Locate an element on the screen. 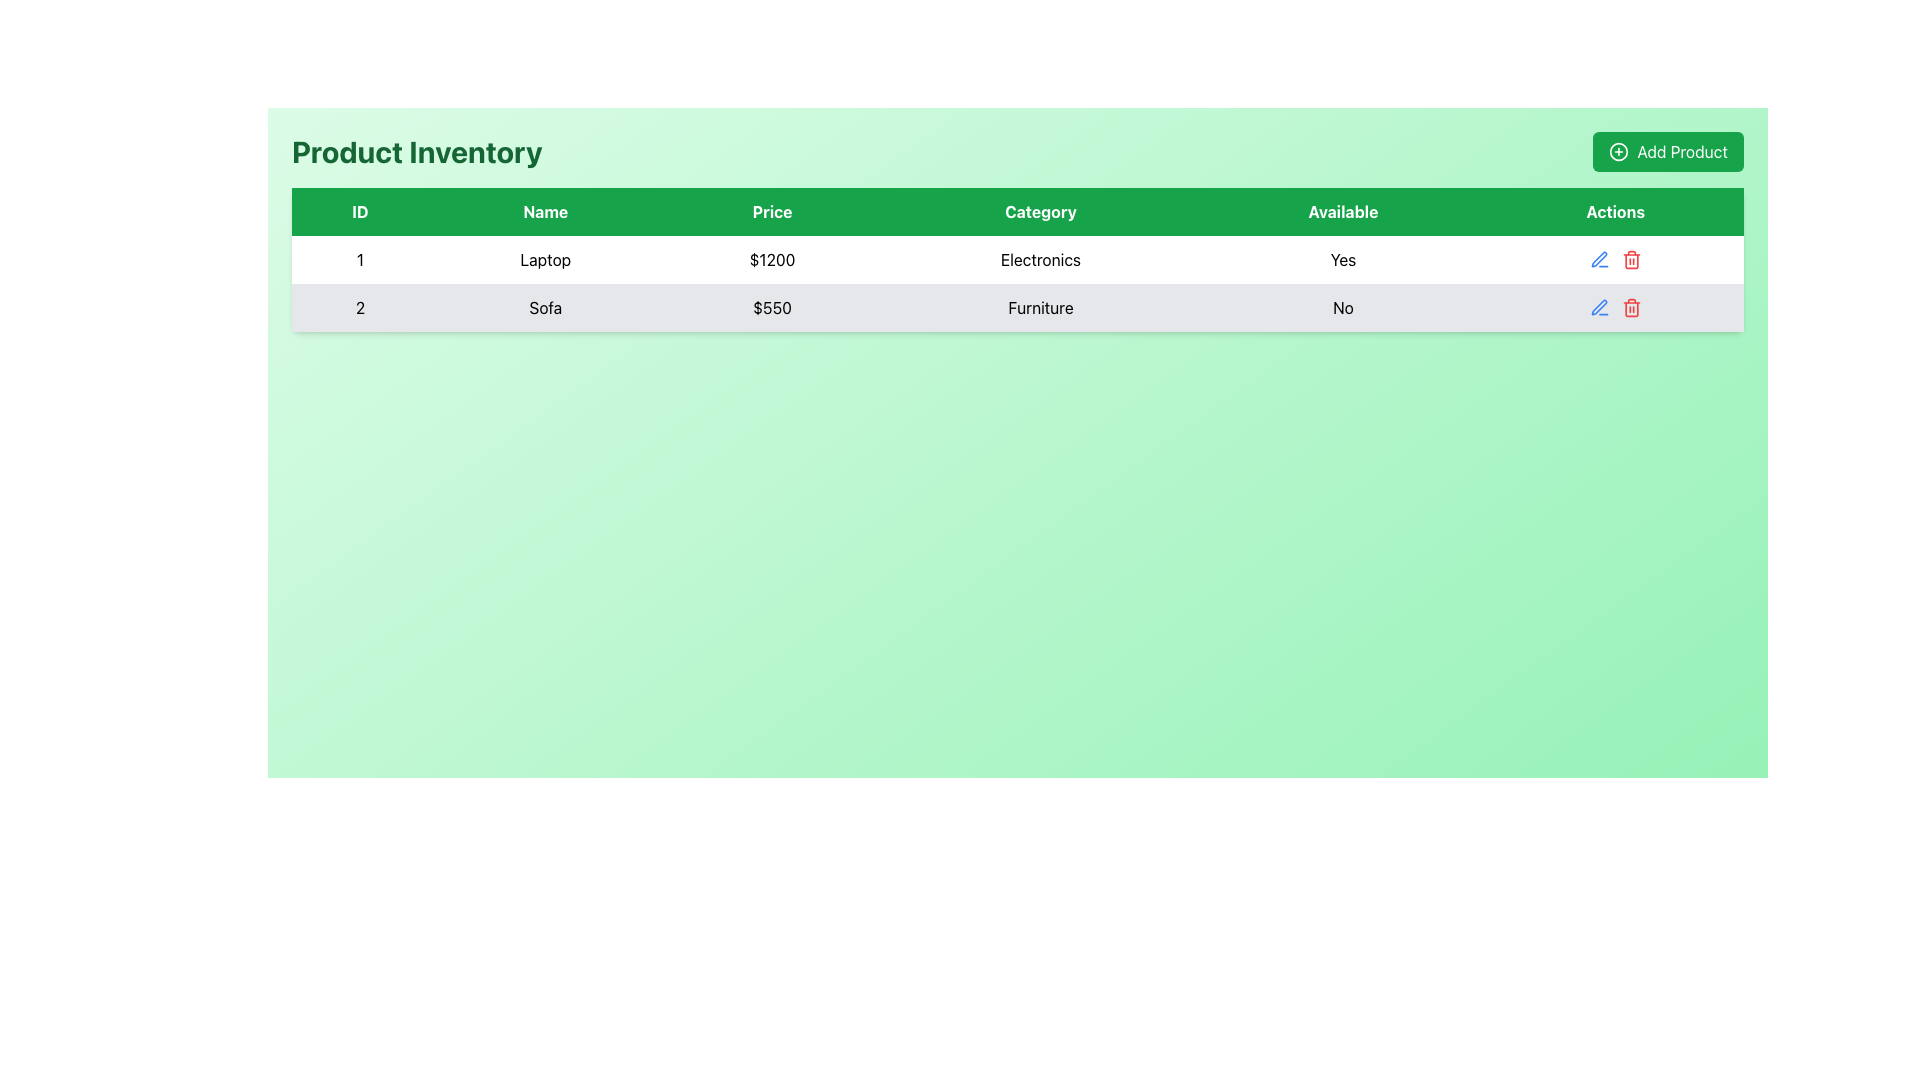  the Button group with icons in the far-right column of the first row under the 'Actions' column is located at coordinates (1615, 258).